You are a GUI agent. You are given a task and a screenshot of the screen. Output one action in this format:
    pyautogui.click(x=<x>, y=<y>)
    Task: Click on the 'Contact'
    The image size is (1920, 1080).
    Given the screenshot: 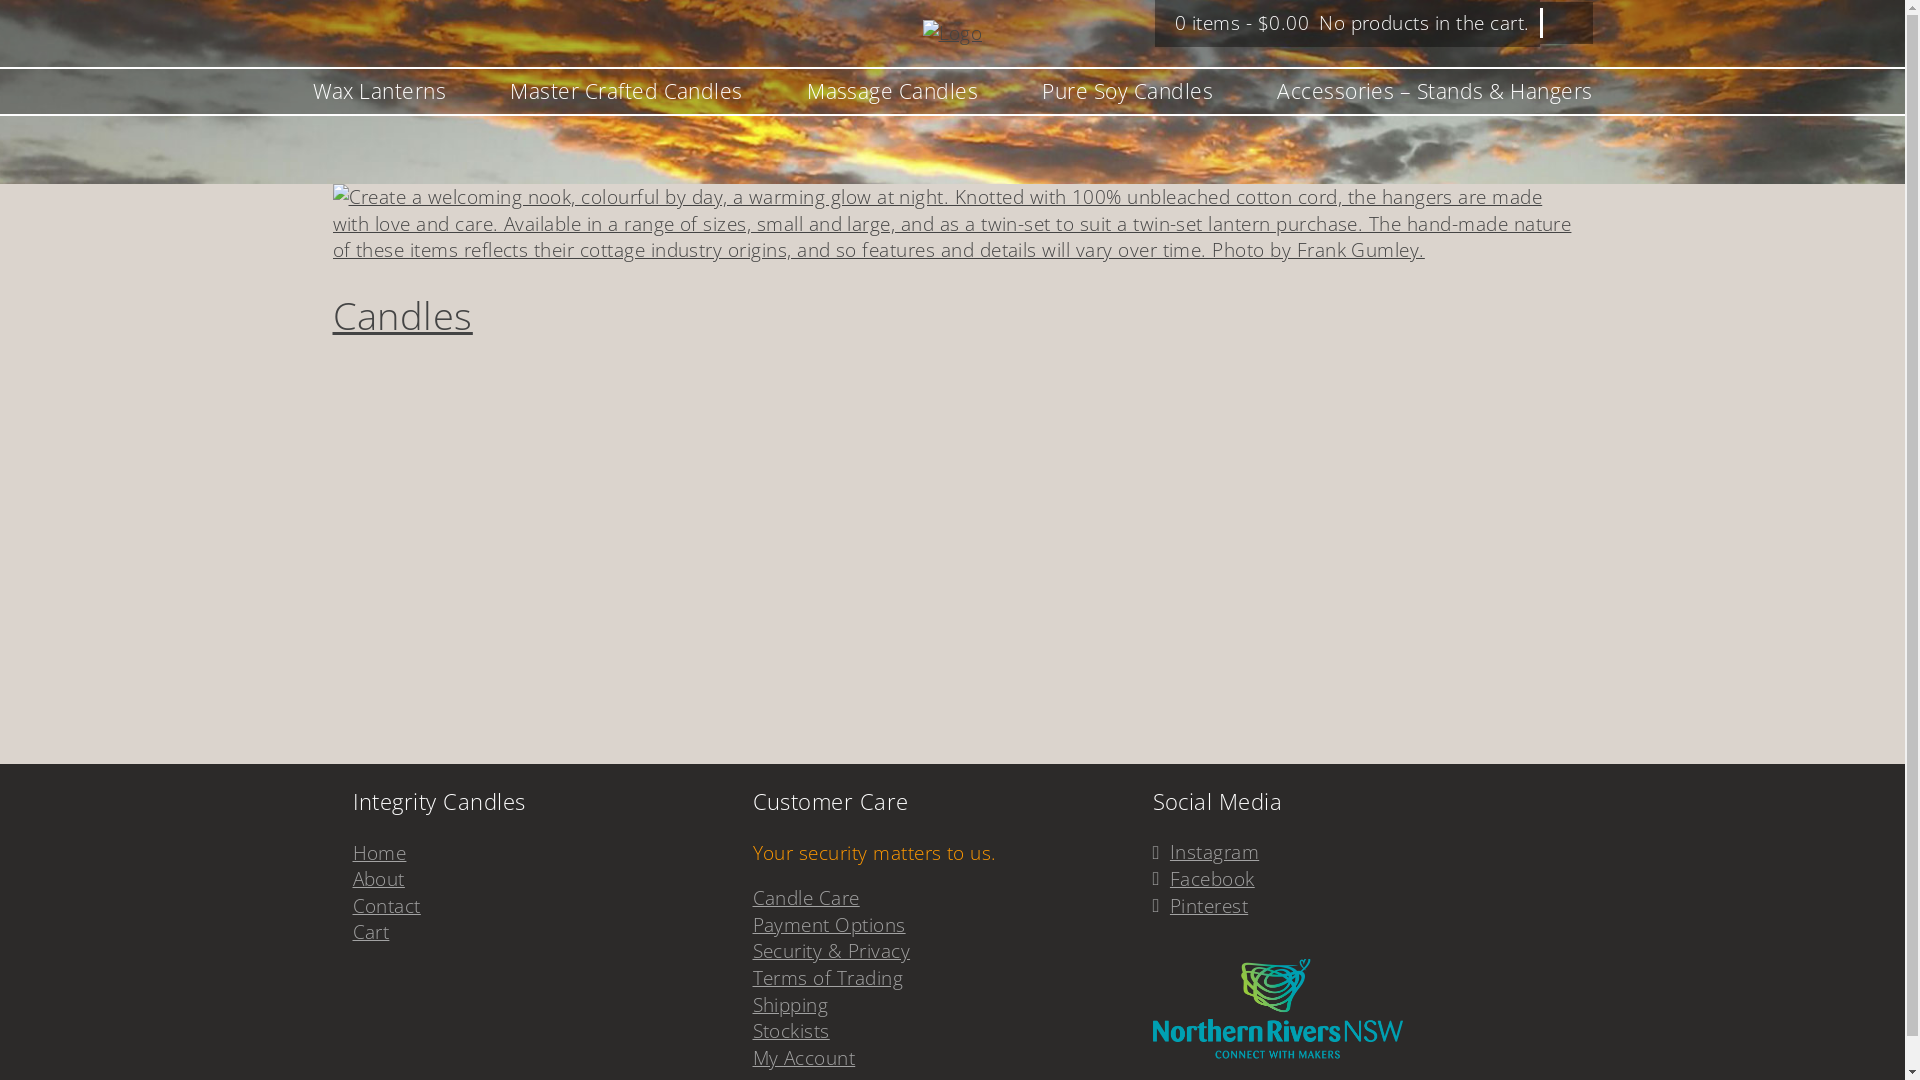 What is the action you would take?
    pyautogui.click(x=385, y=906)
    